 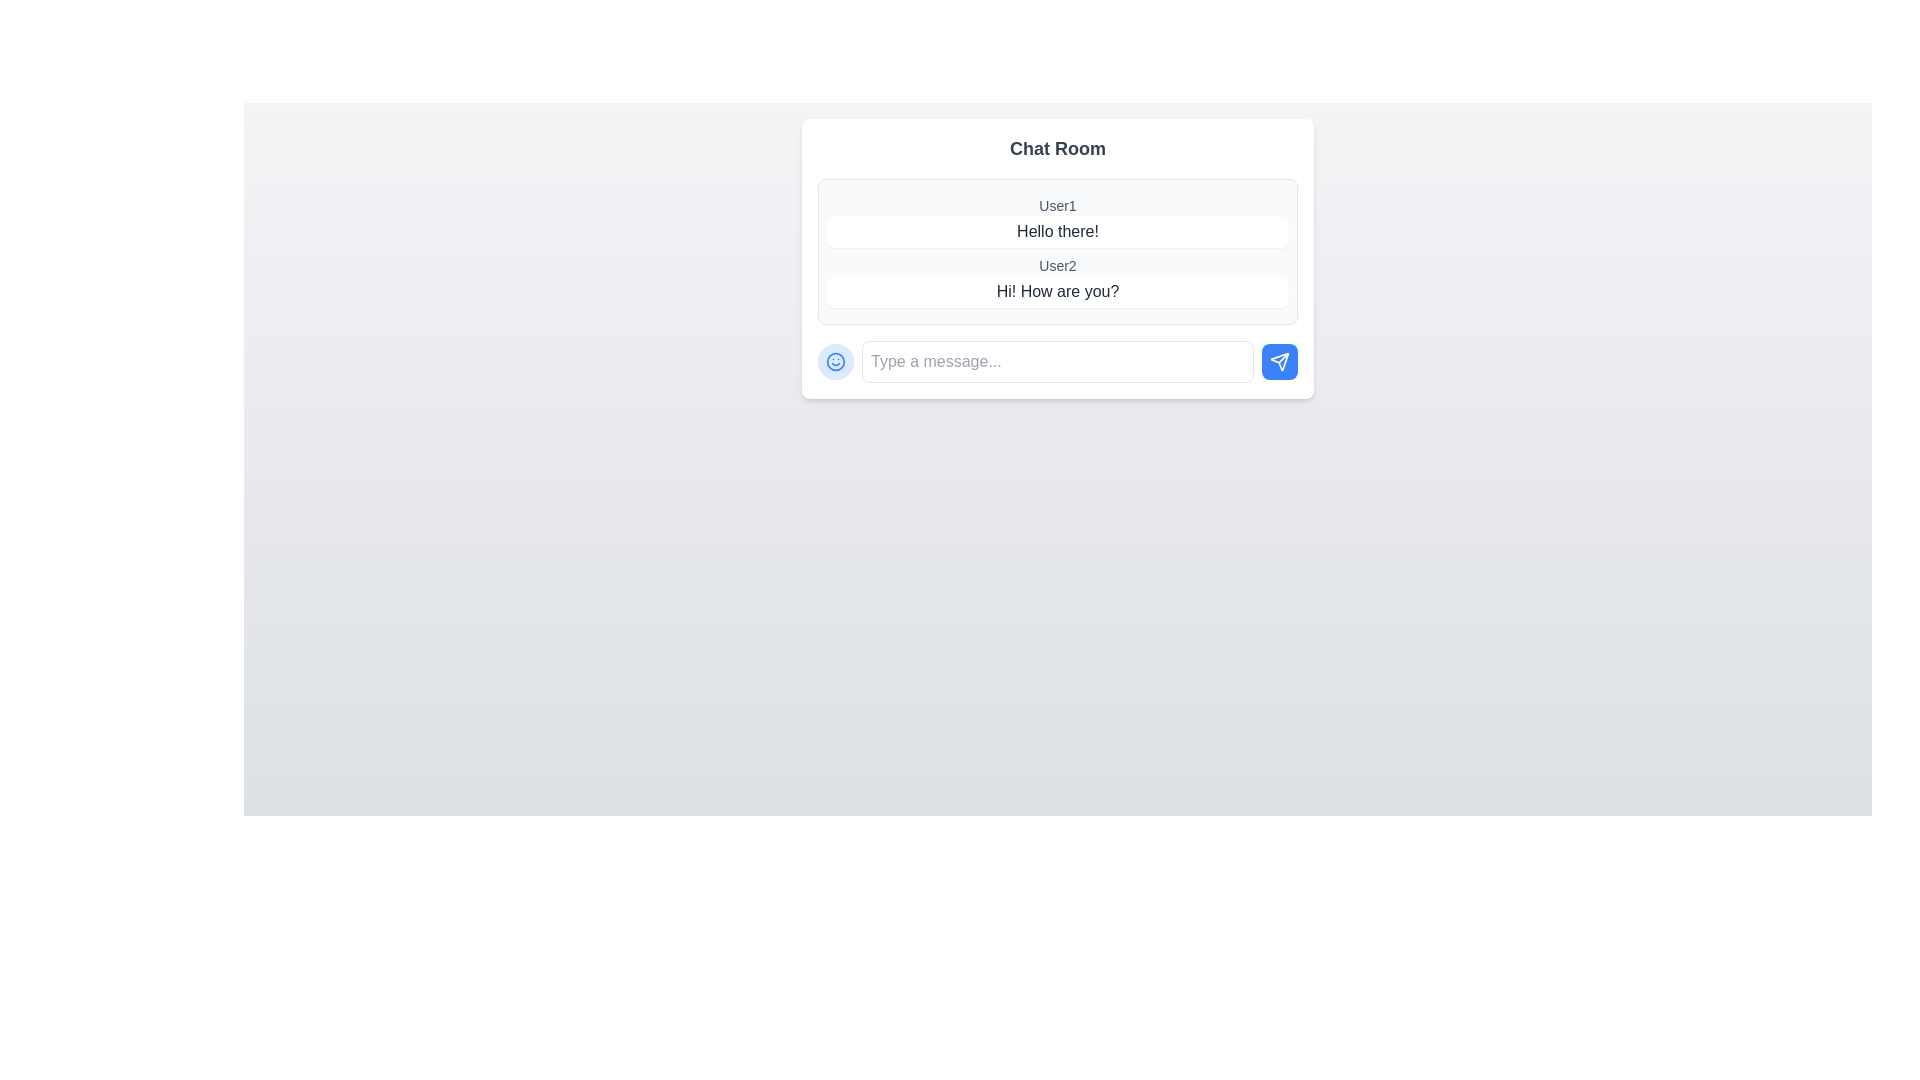 What do you see at coordinates (835, 362) in the screenshot?
I see `the small, circular blue button with a smiling face icon located at the bottom left of the chat interface` at bounding box center [835, 362].